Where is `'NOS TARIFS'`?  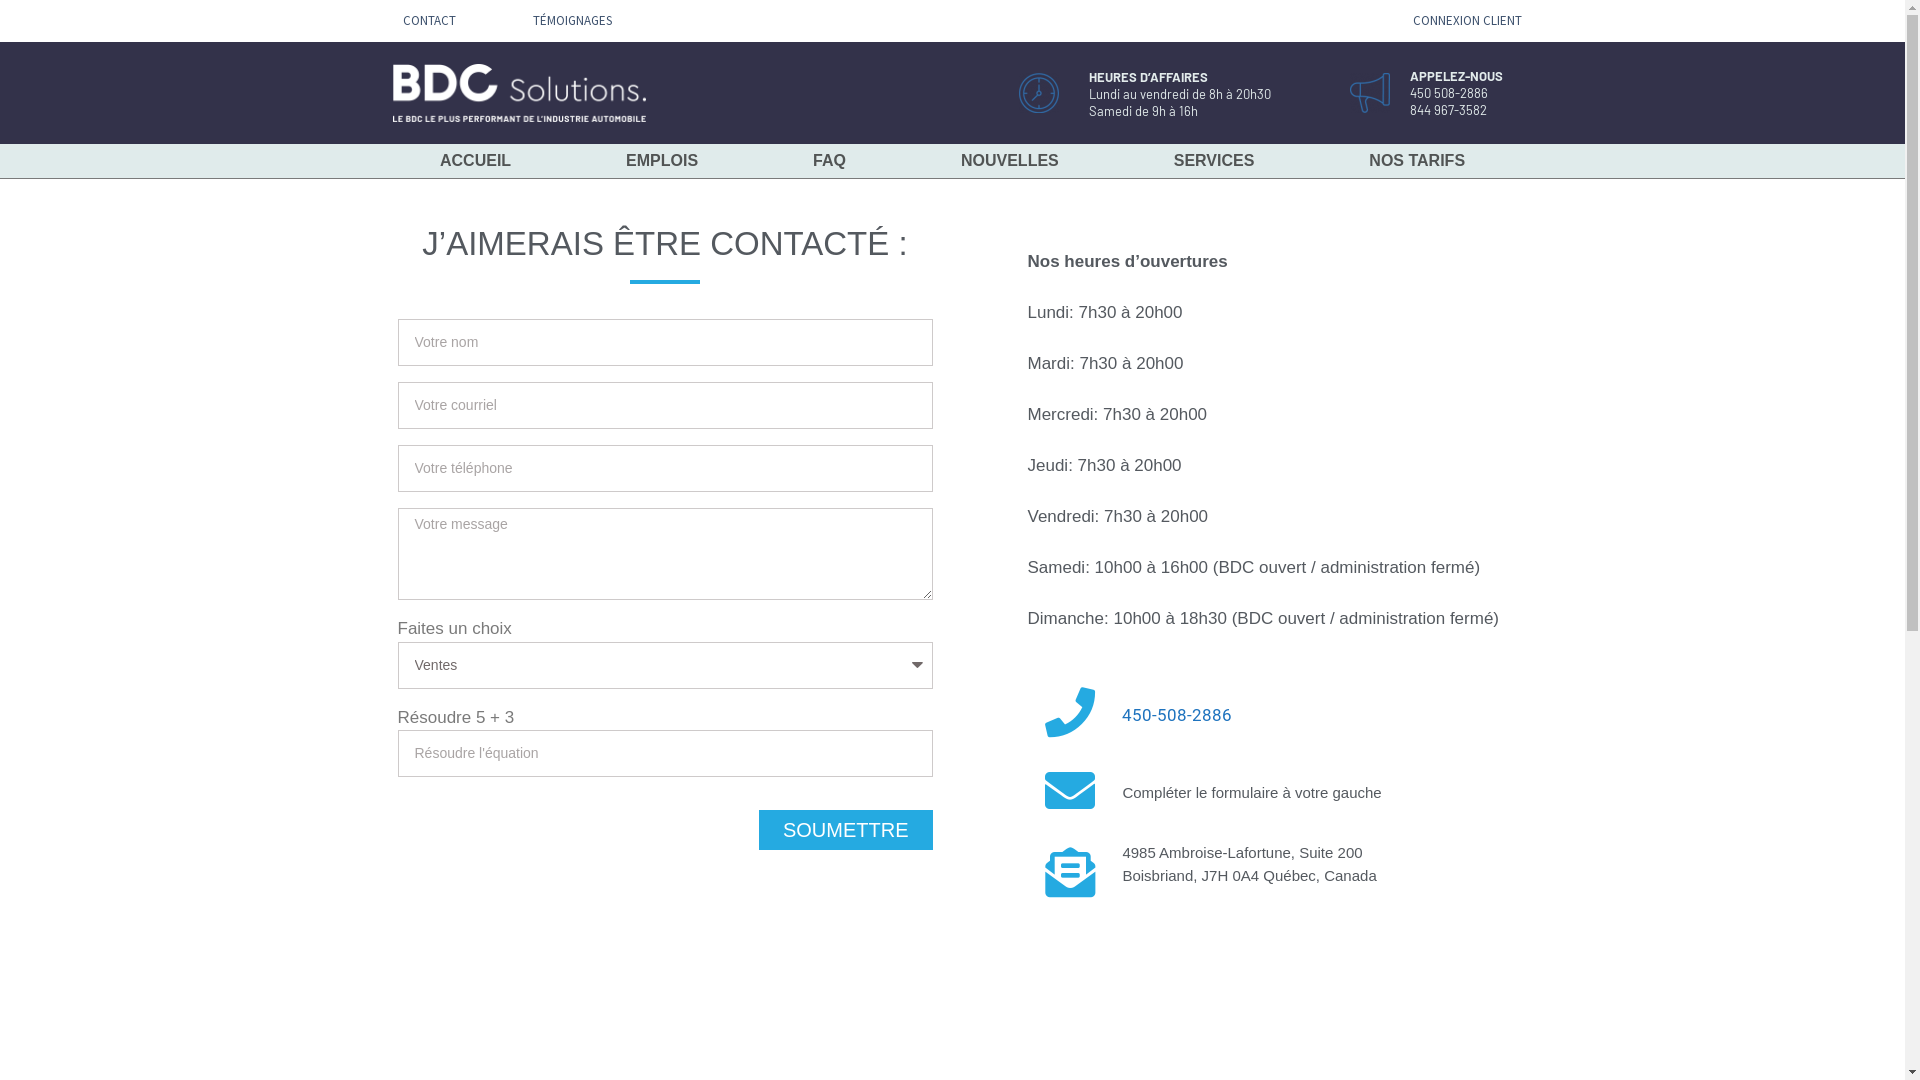
'NOS TARIFS' is located at coordinates (1416, 160).